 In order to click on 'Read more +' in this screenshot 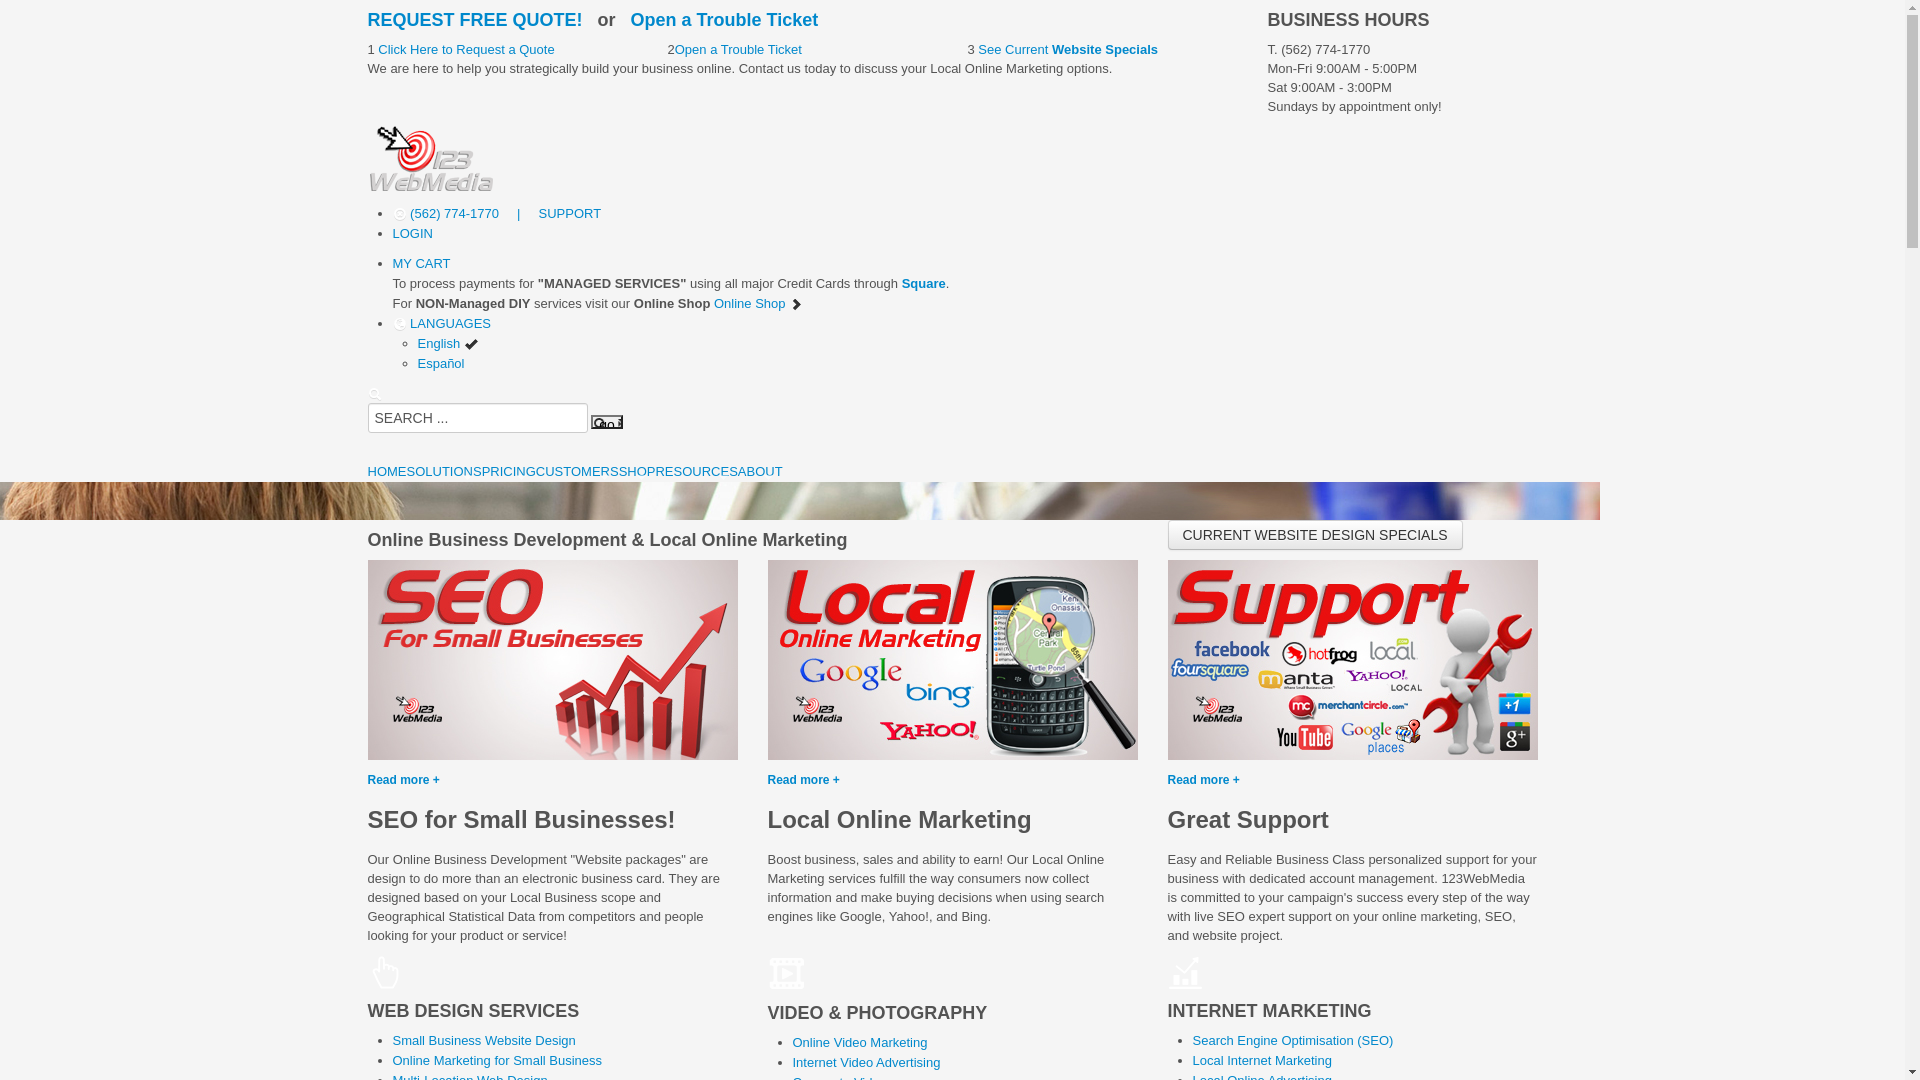, I will do `click(1353, 720)`.